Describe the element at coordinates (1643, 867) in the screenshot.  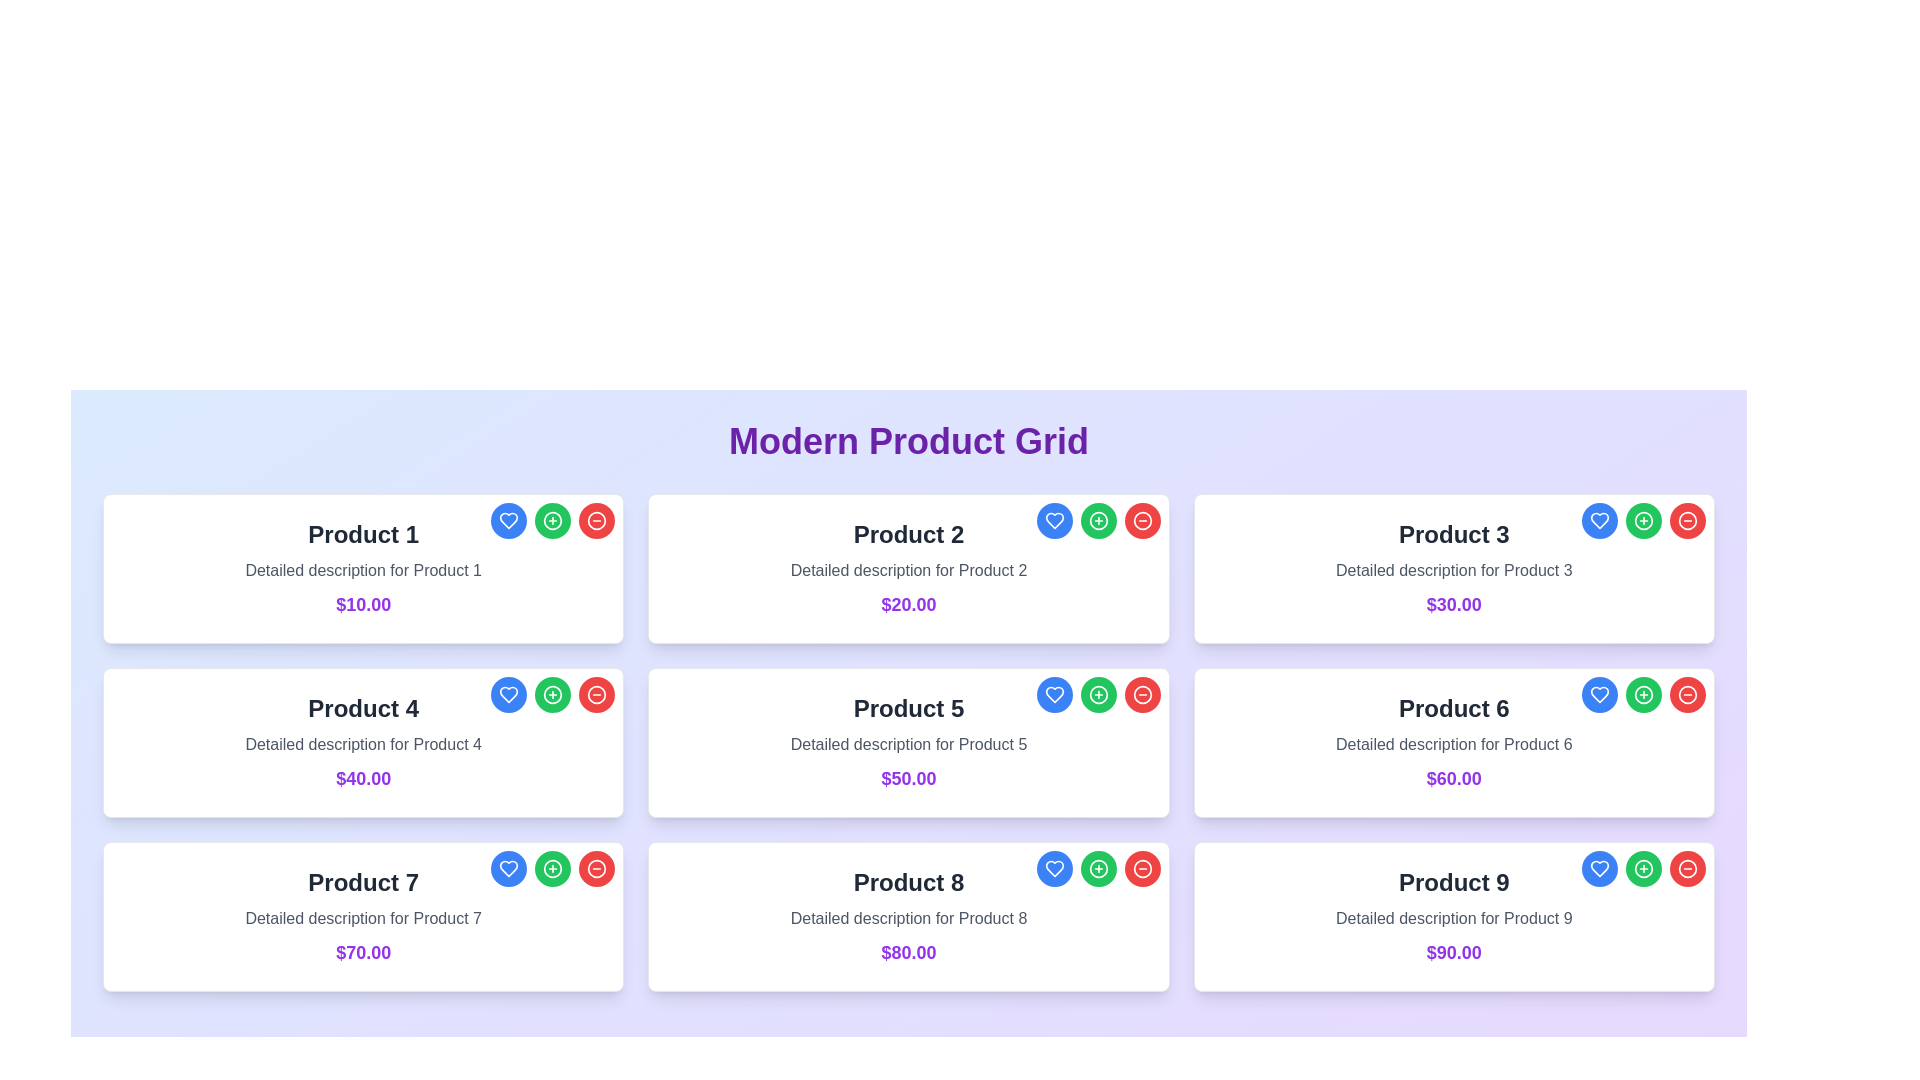
I see `the circular green button with a white plus sign located in the top right corner of the 'Product 9' card` at that location.